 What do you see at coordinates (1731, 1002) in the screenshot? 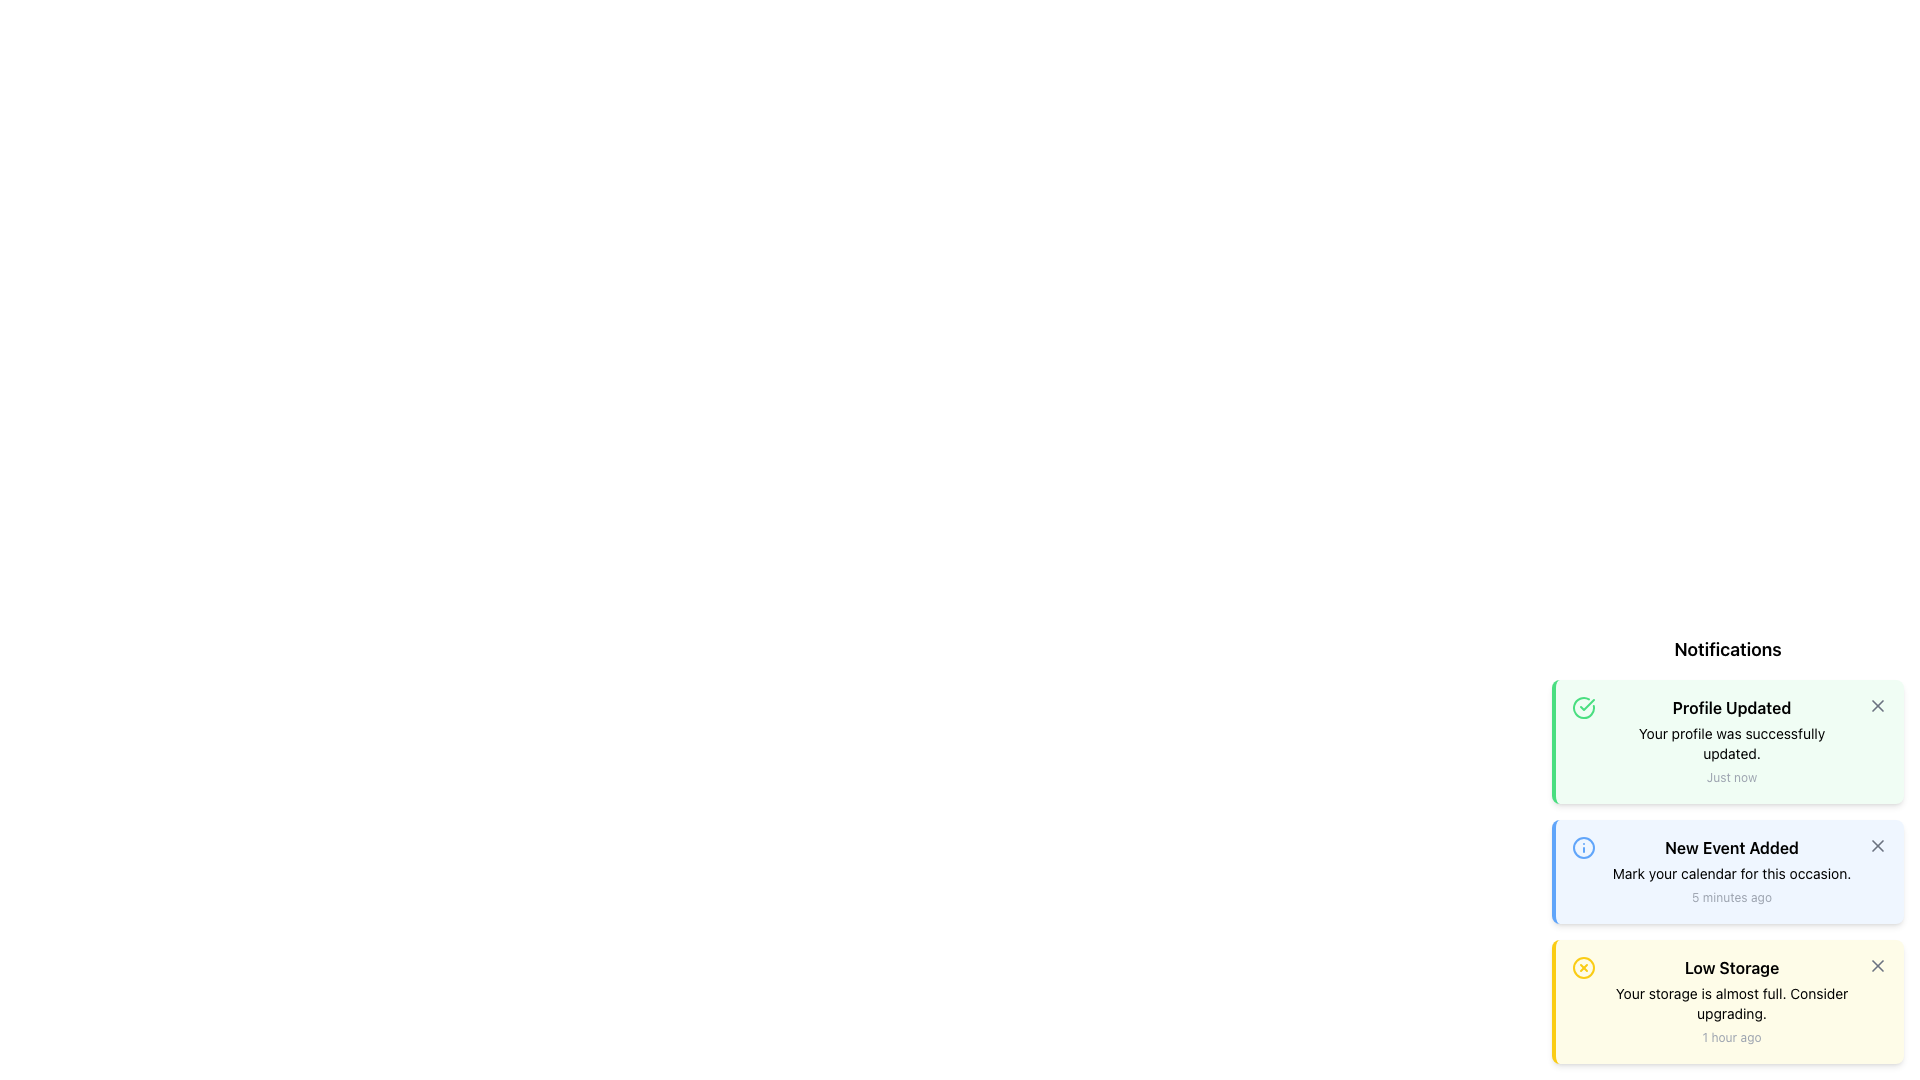
I see `the notification card that informs the user about low storage space, which is the third item in a vertical stack of notifications under 'New Event Added'` at bounding box center [1731, 1002].